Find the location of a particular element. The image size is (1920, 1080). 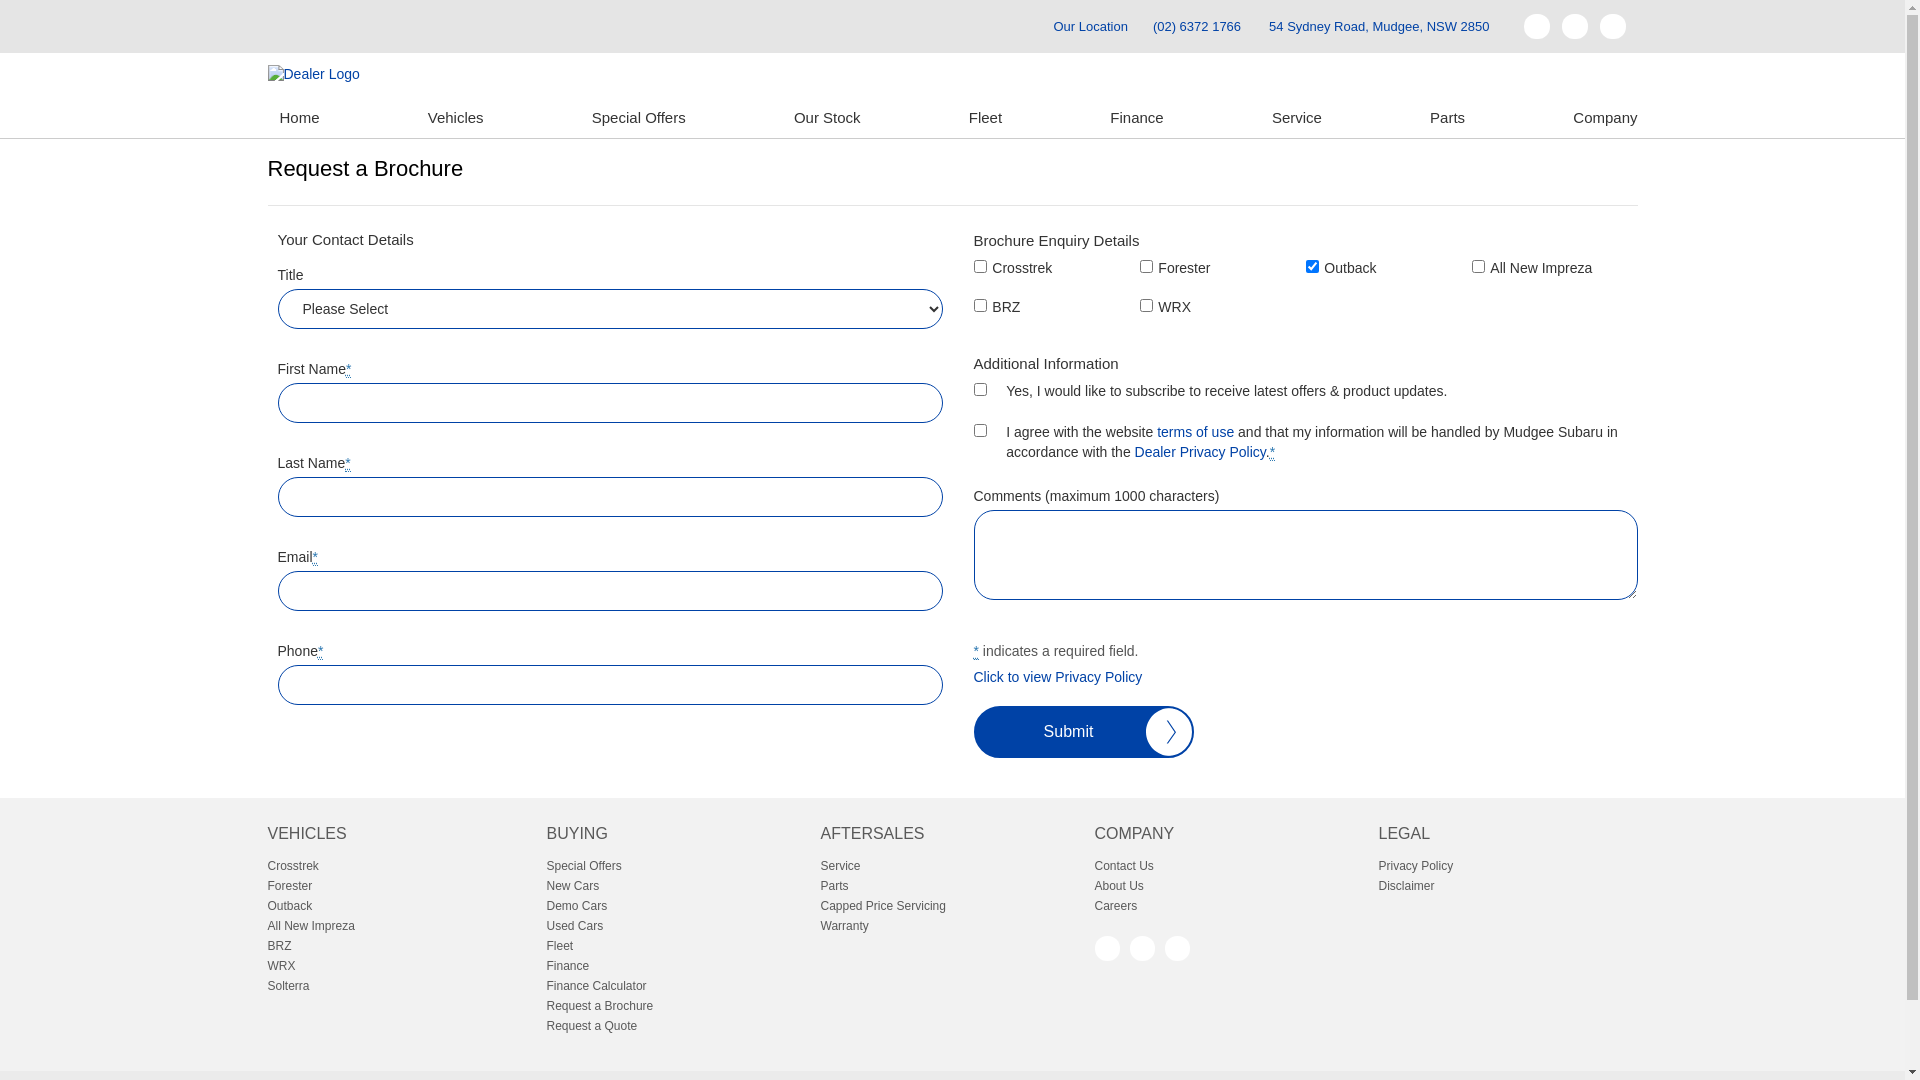

'Finance' is located at coordinates (1097, 117).